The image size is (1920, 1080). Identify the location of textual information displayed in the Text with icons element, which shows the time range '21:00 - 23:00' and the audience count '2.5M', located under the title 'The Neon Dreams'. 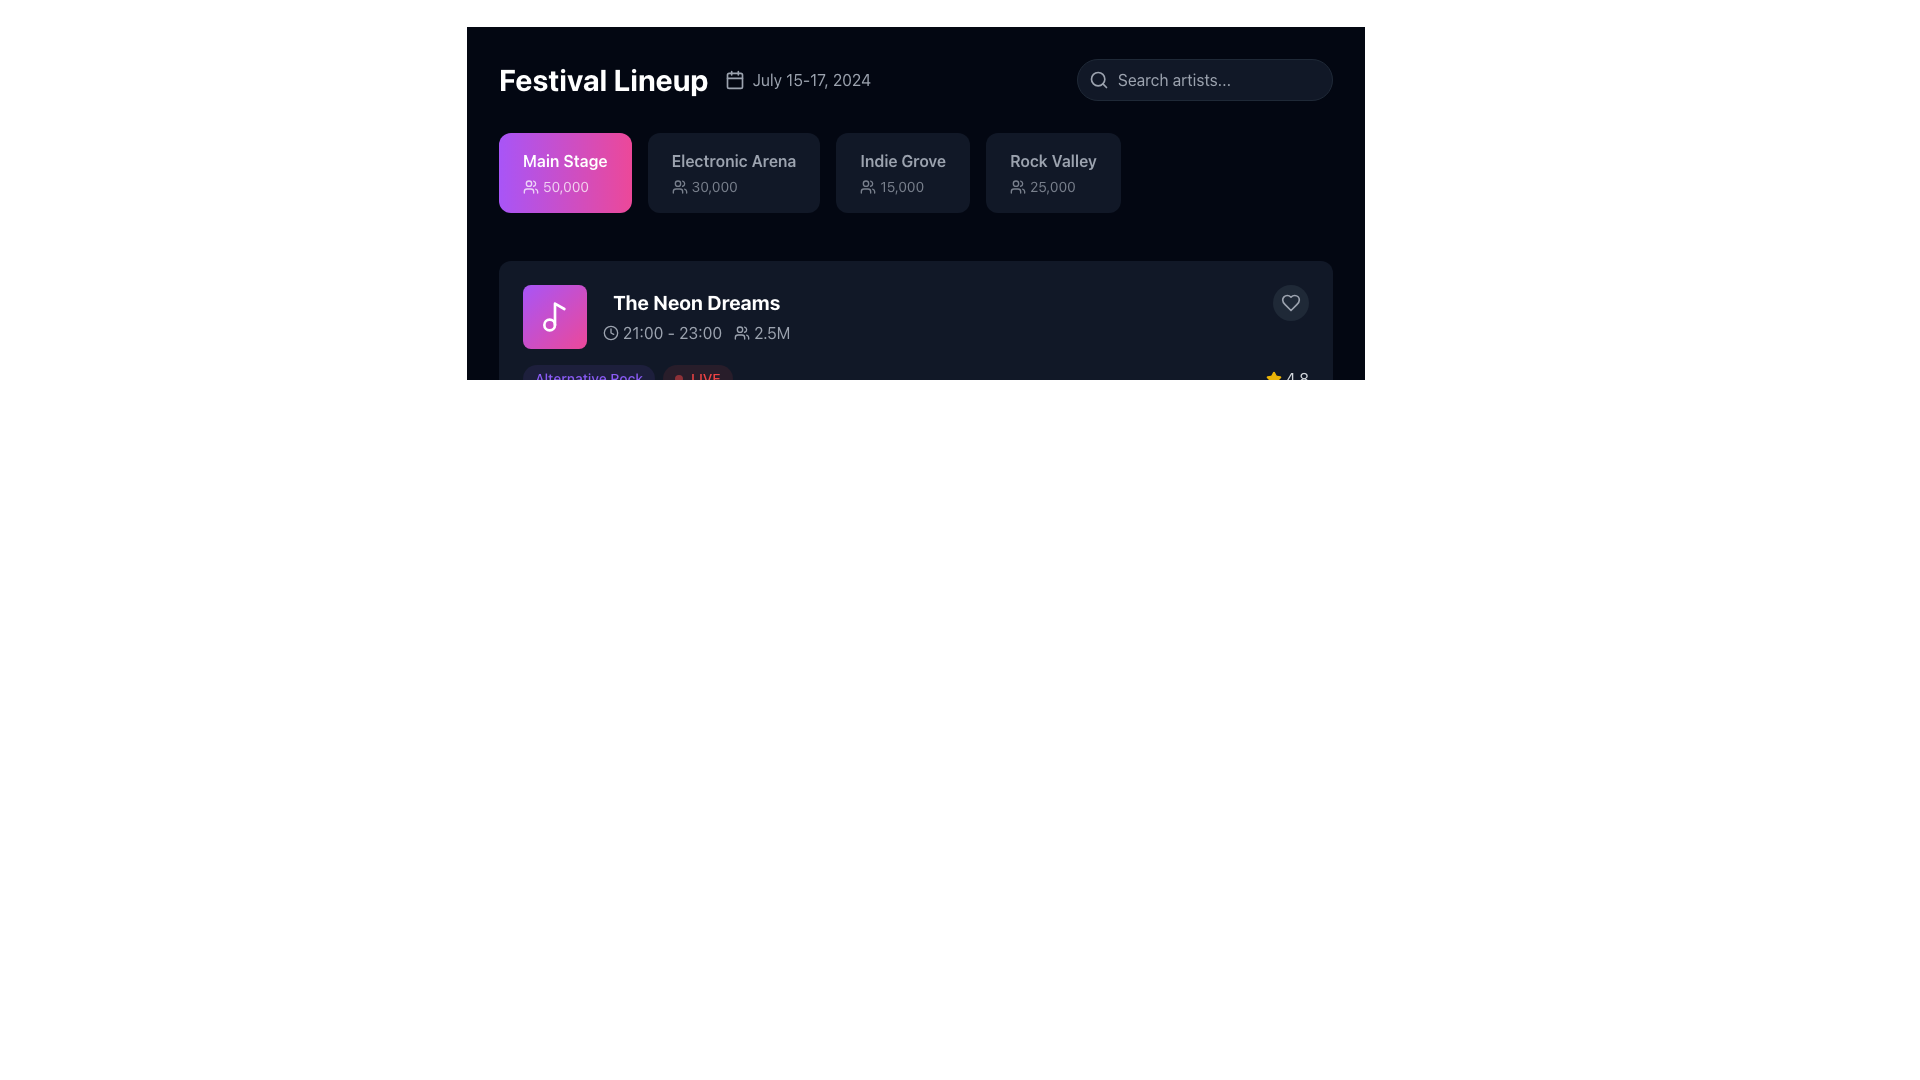
(696, 331).